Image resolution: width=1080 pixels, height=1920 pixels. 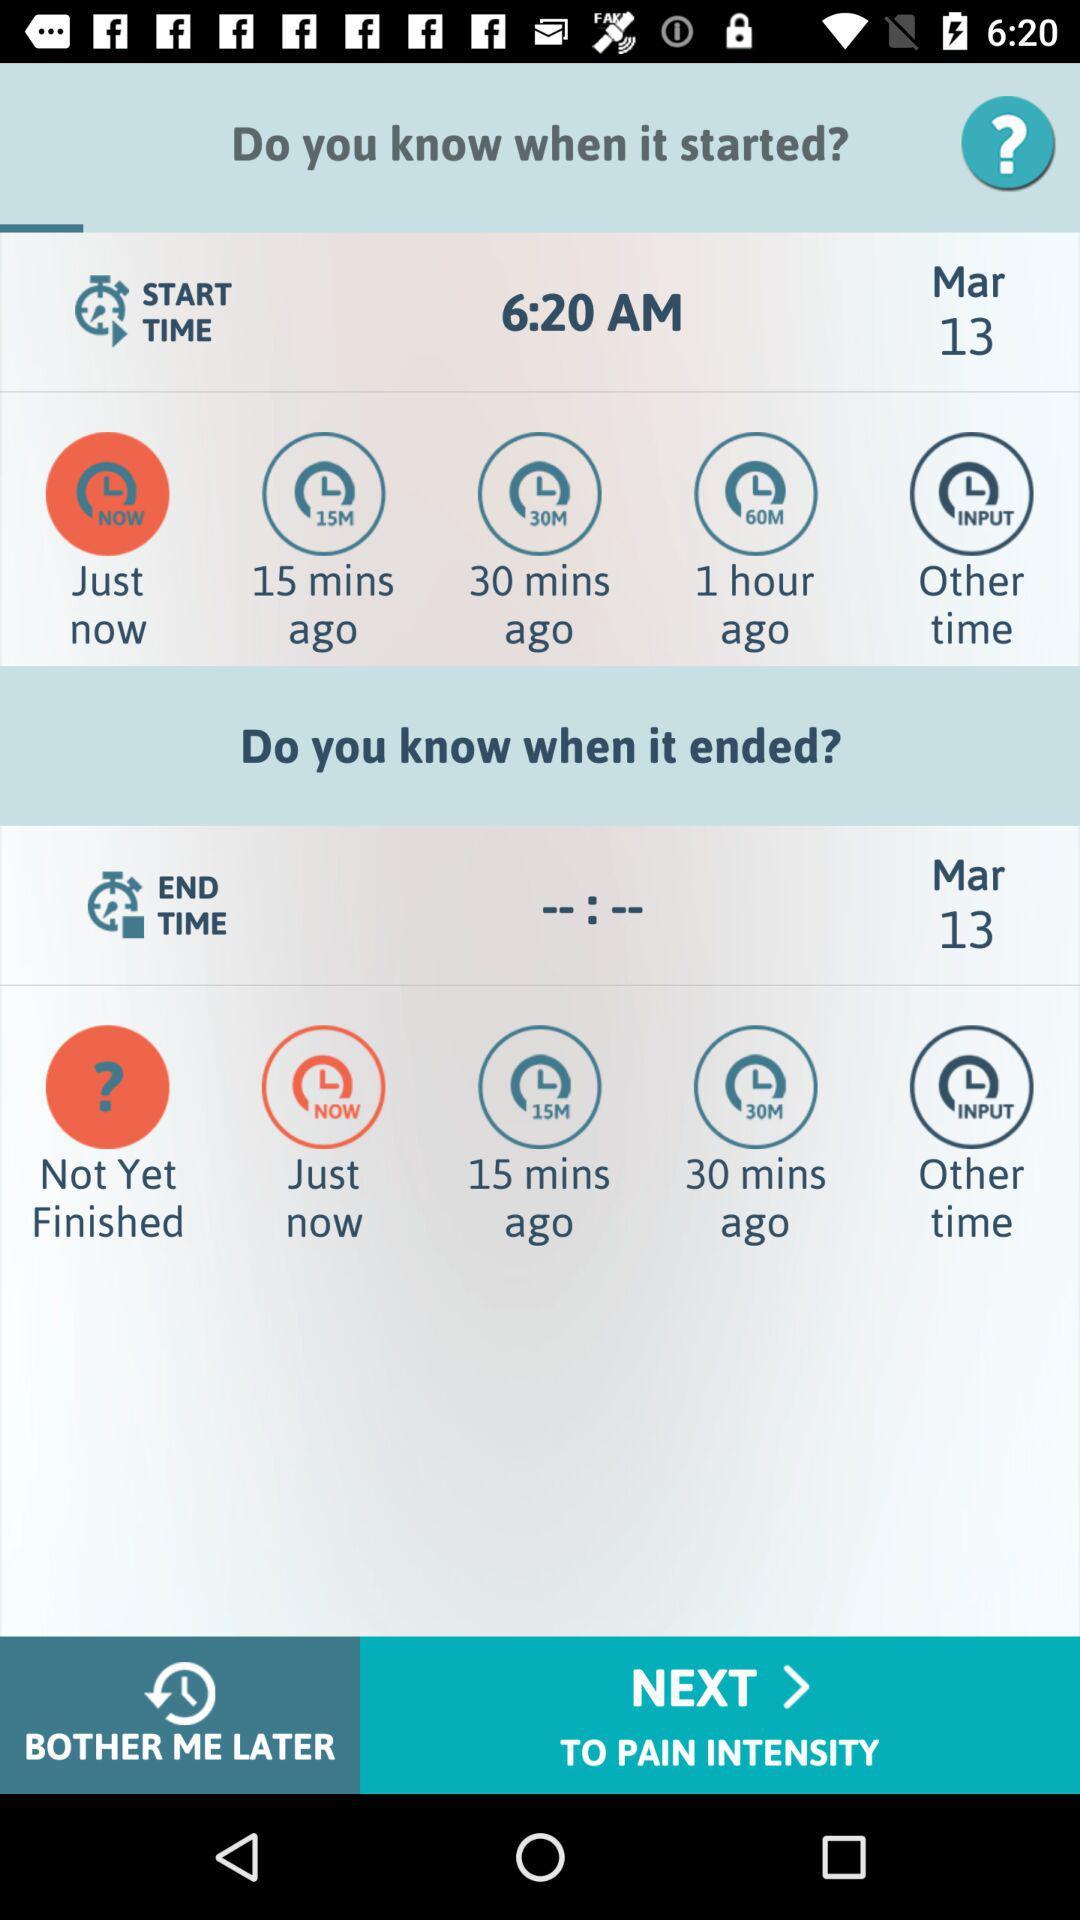 I want to click on the 6:20 am app, so click(x=591, y=311).